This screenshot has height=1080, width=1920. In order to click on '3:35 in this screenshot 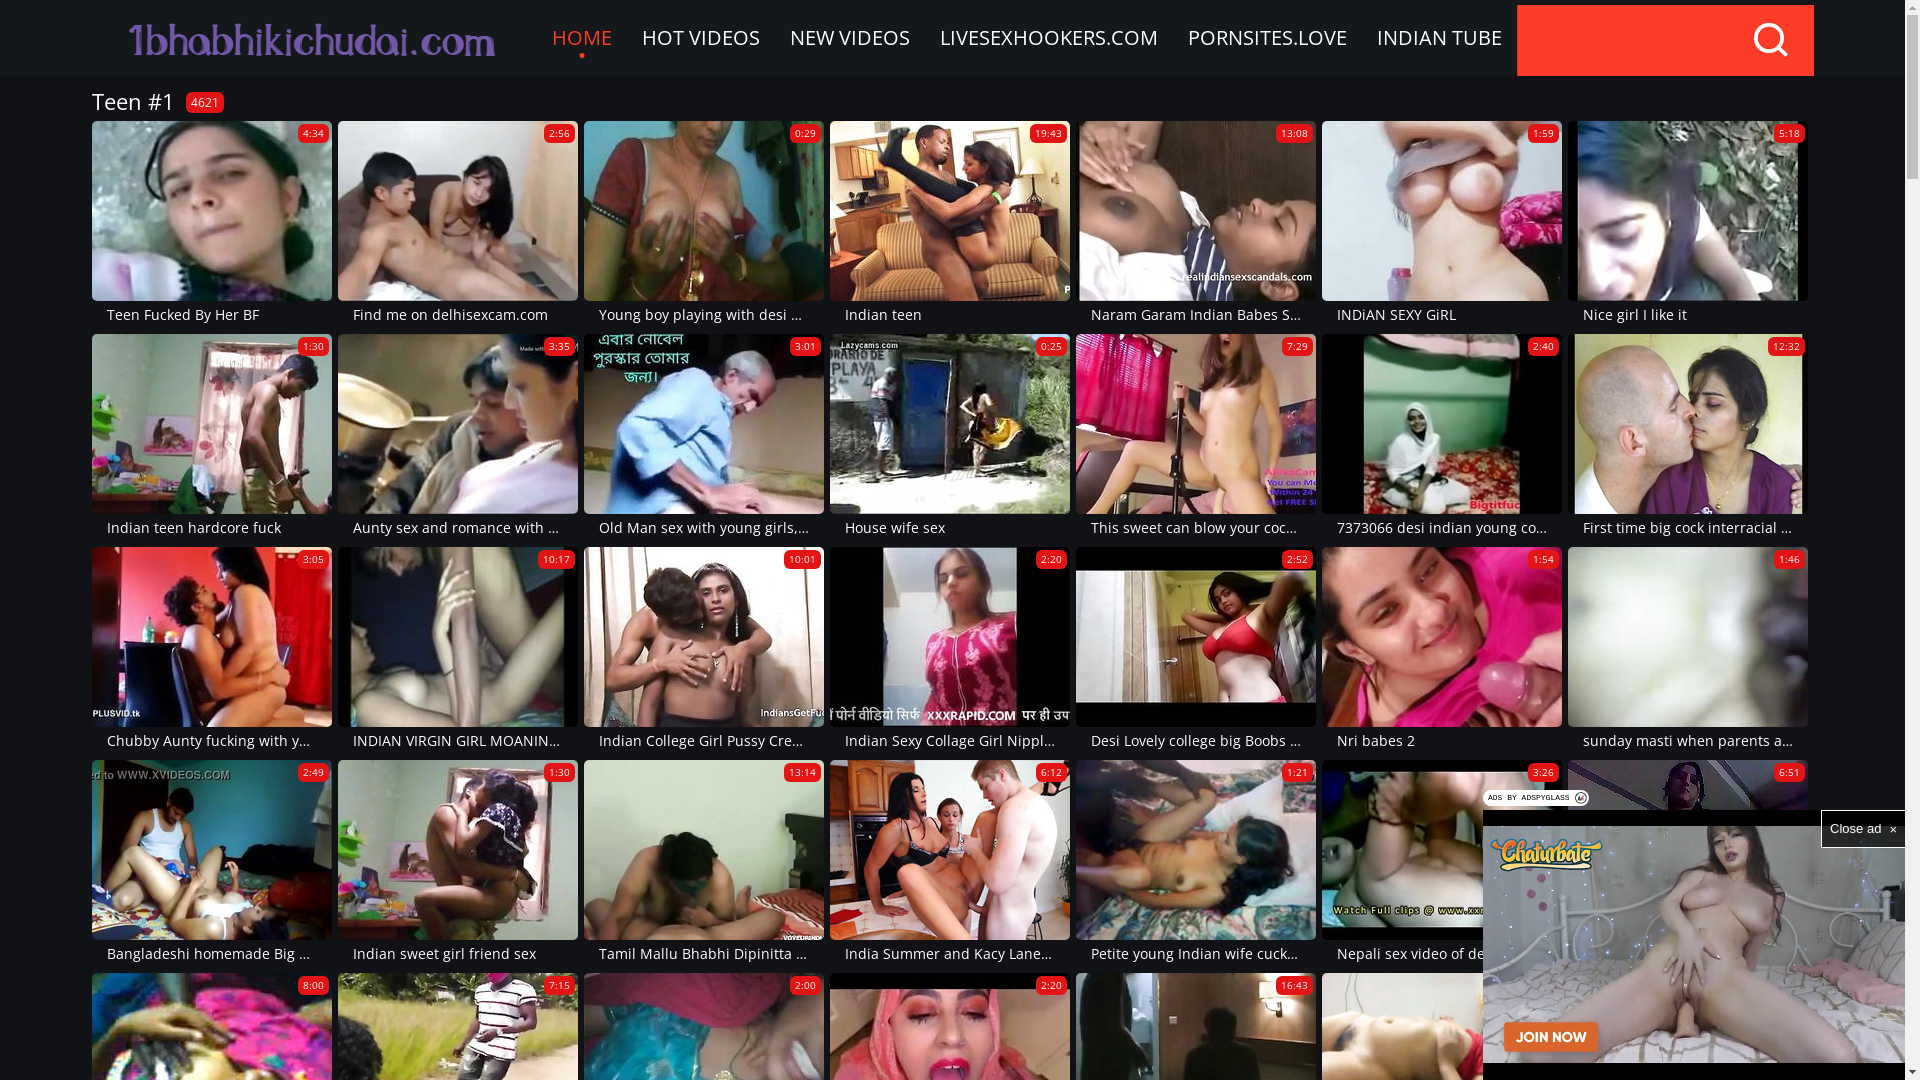, I will do `click(456, 436)`.